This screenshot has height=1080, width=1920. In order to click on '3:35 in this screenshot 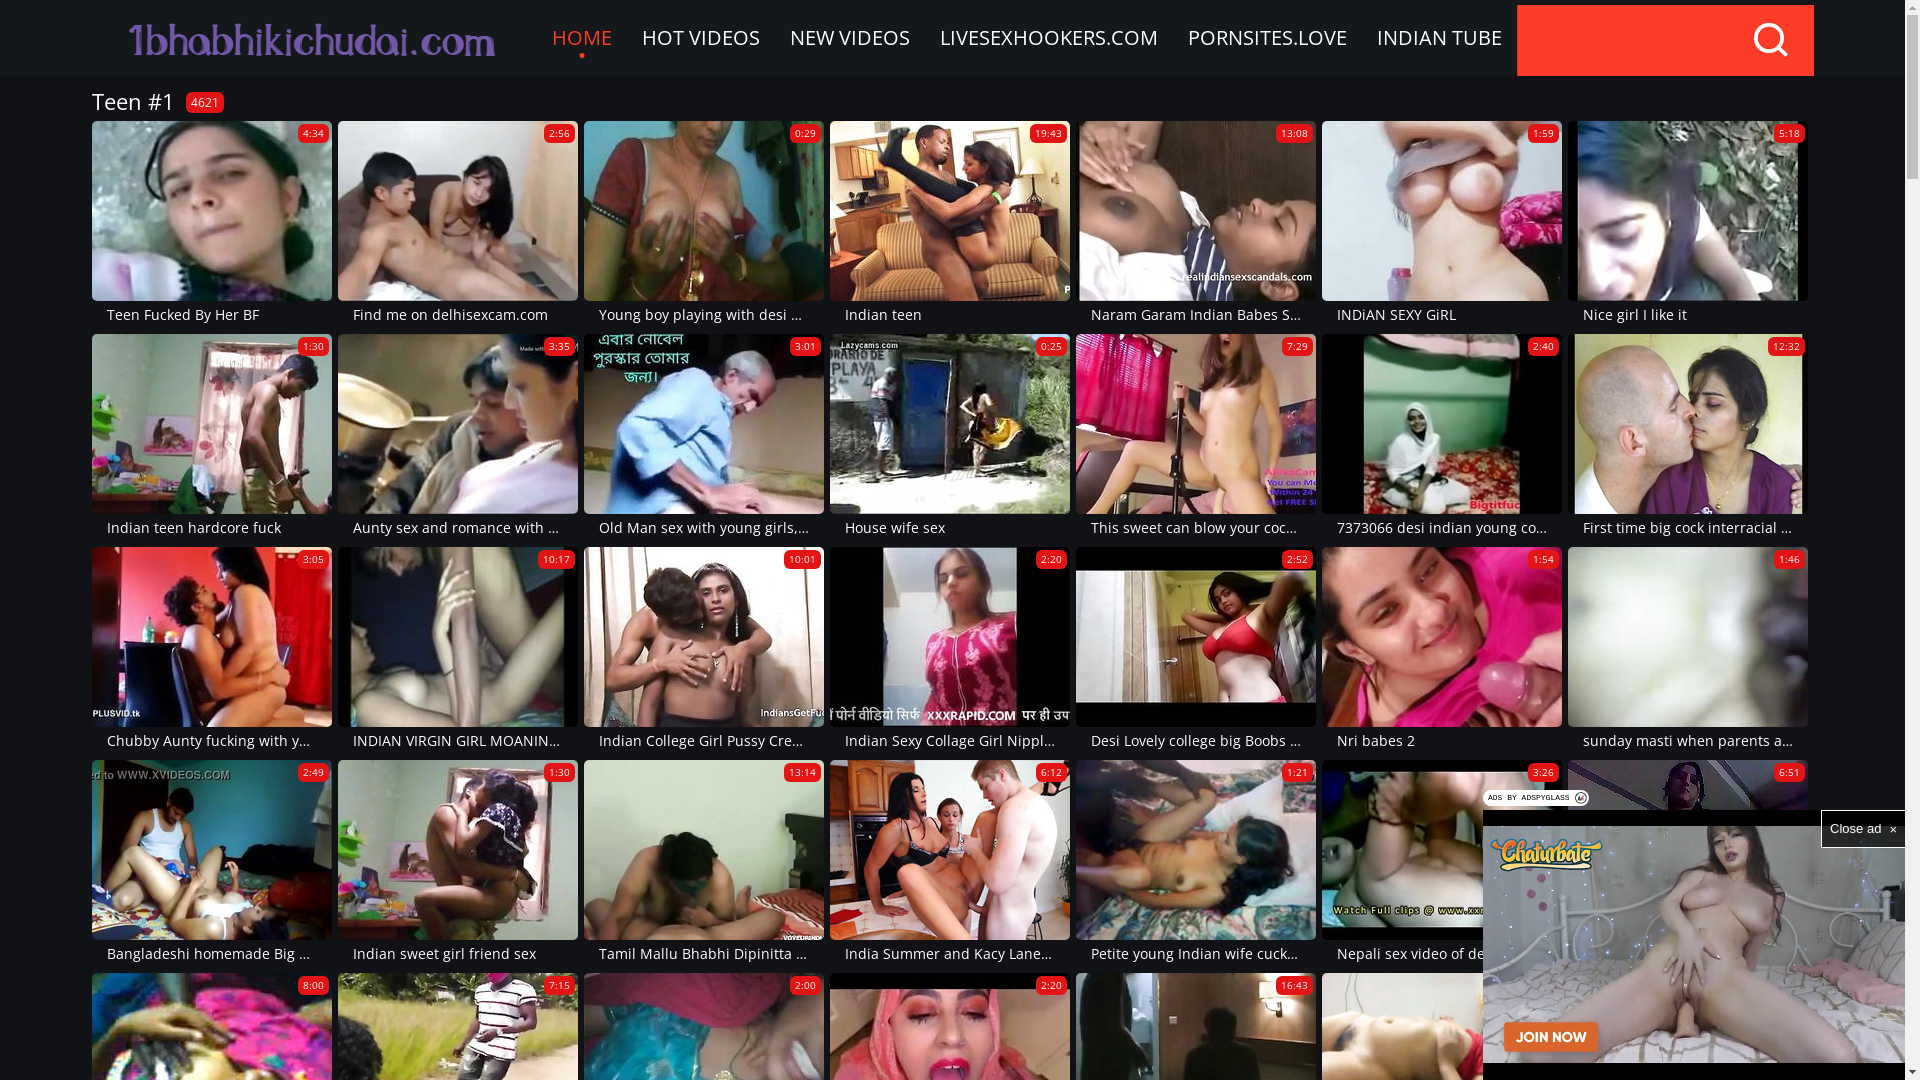, I will do `click(456, 436)`.